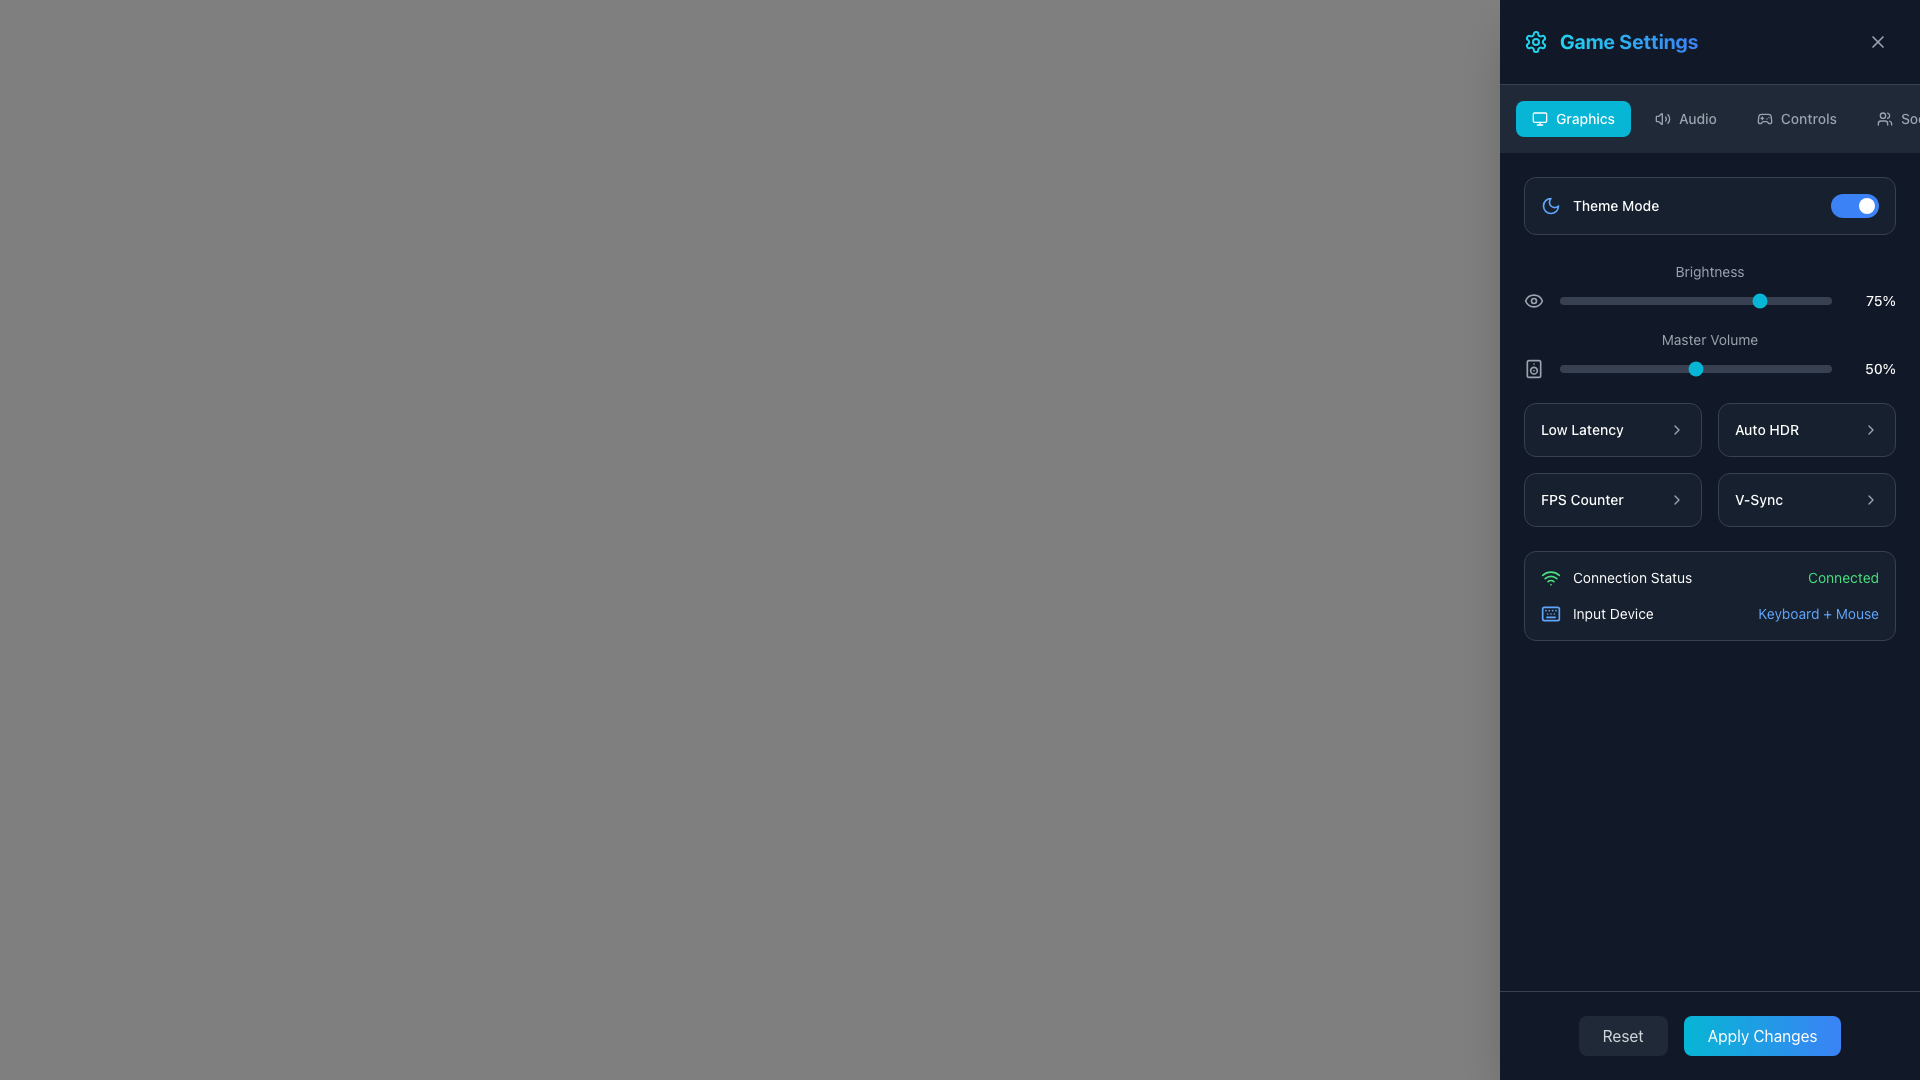  What do you see at coordinates (1883, 119) in the screenshot?
I see `the first icon in the navigation menu on the right side of the application interface that represents the 'Social' section` at bounding box center [1883, 119].